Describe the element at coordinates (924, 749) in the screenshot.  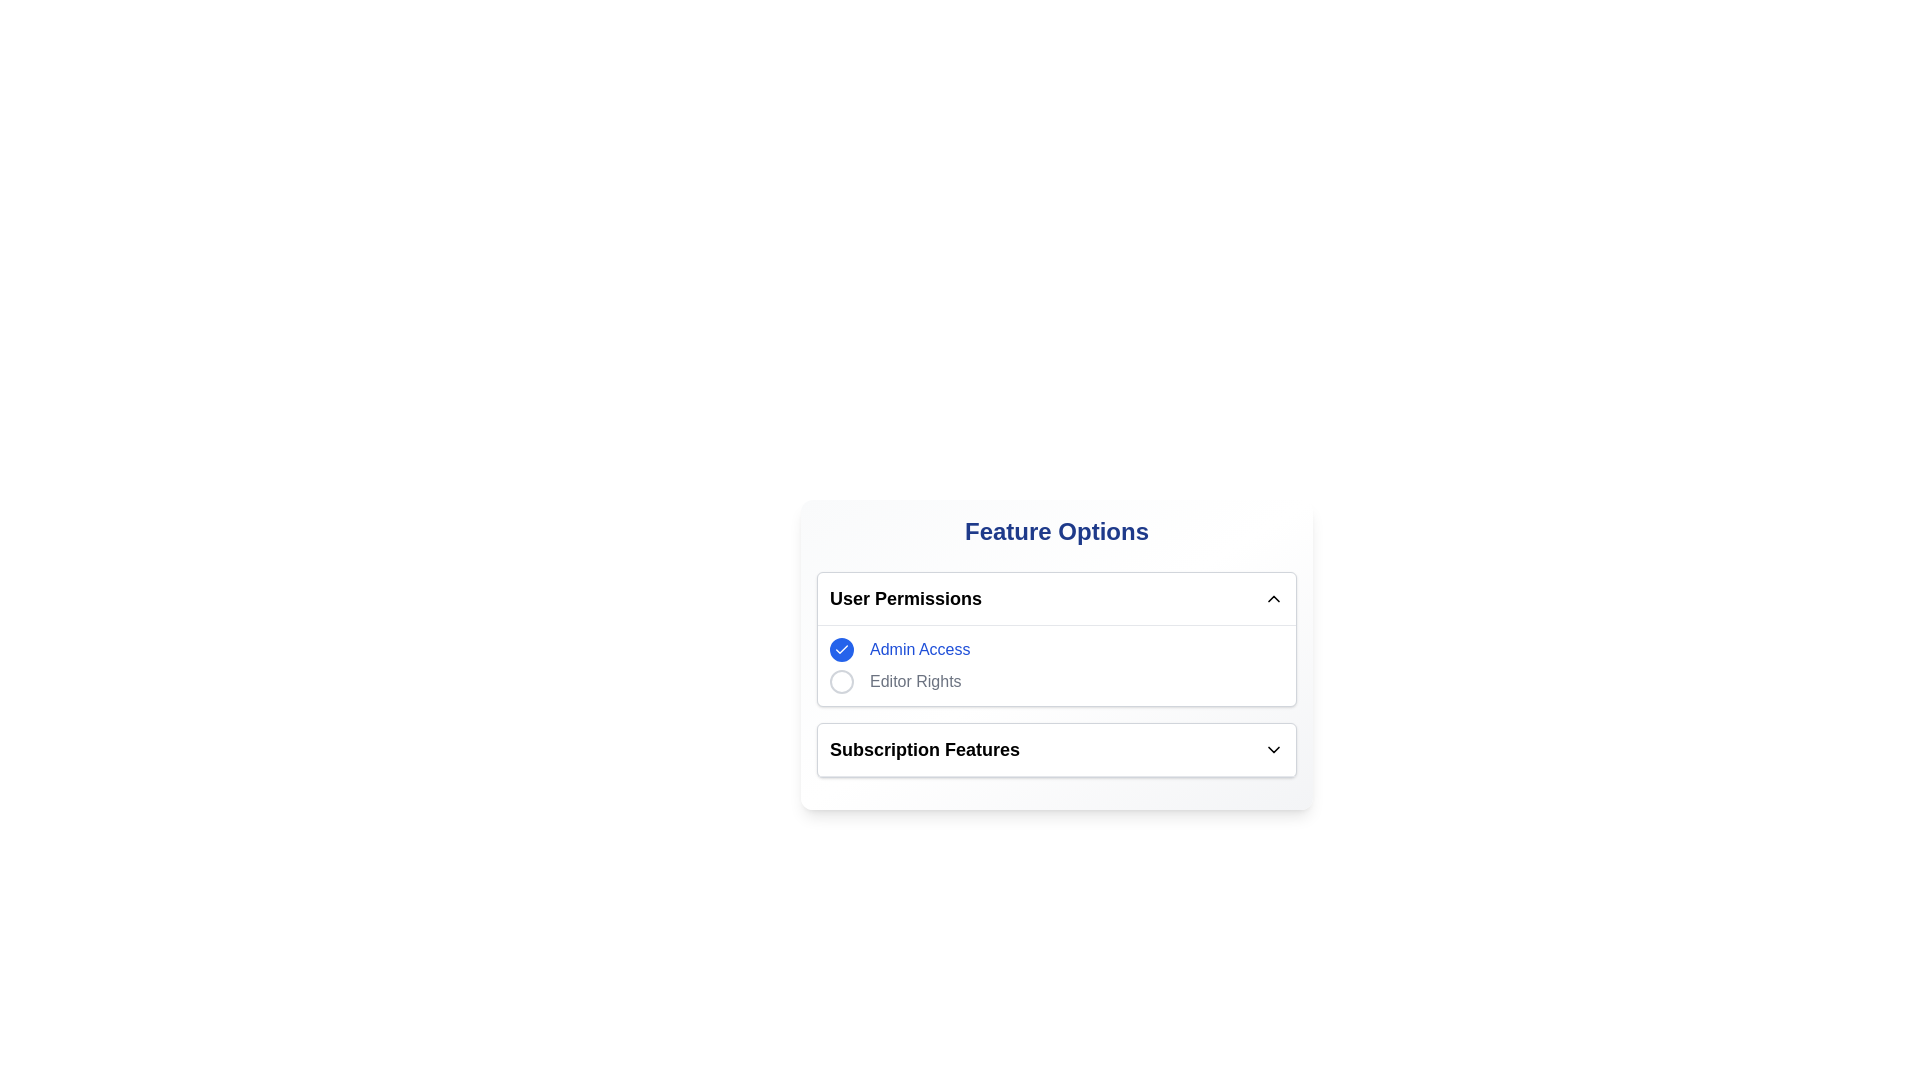
I see `the bold static text label 'Subscription Features', which is prominently displayed under 'User Permissions' in the subscription options panel` at that location.